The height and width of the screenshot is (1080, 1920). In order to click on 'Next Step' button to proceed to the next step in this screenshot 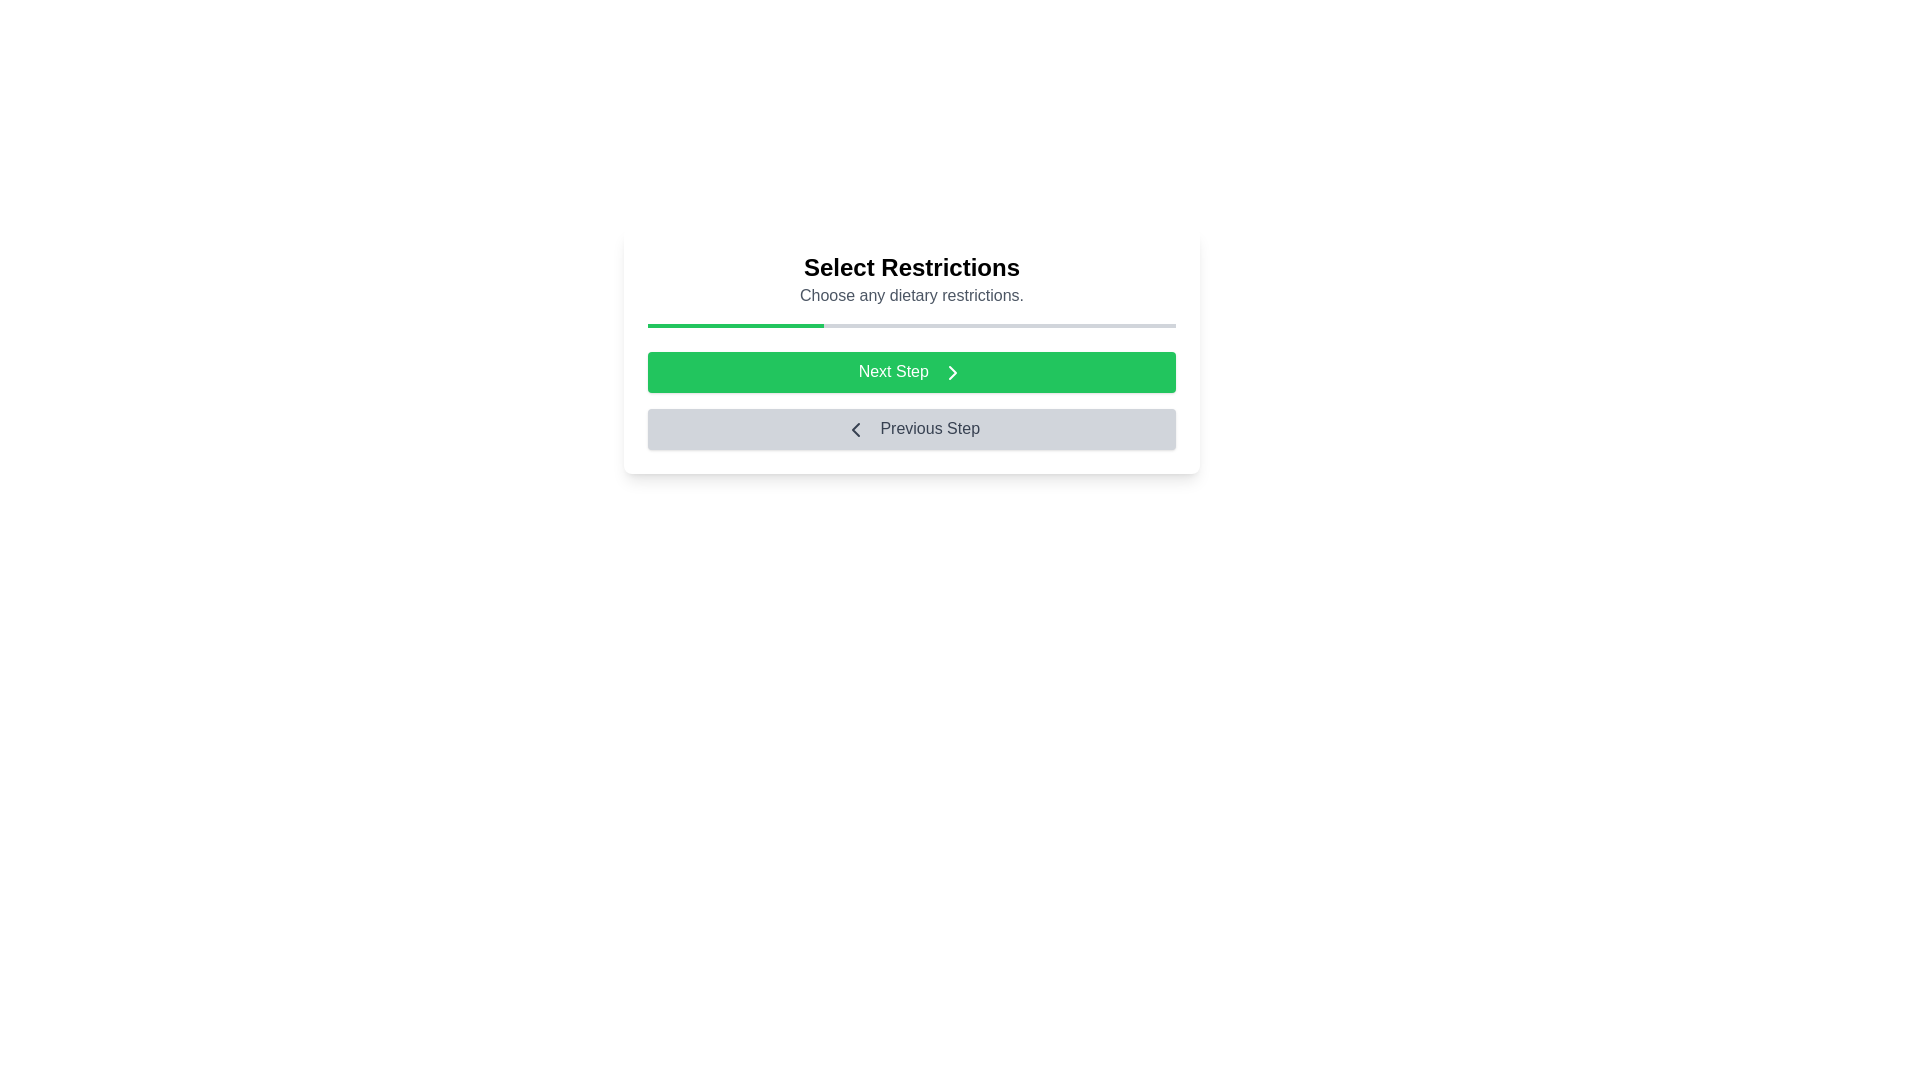, I will do `click(911, 371)`.